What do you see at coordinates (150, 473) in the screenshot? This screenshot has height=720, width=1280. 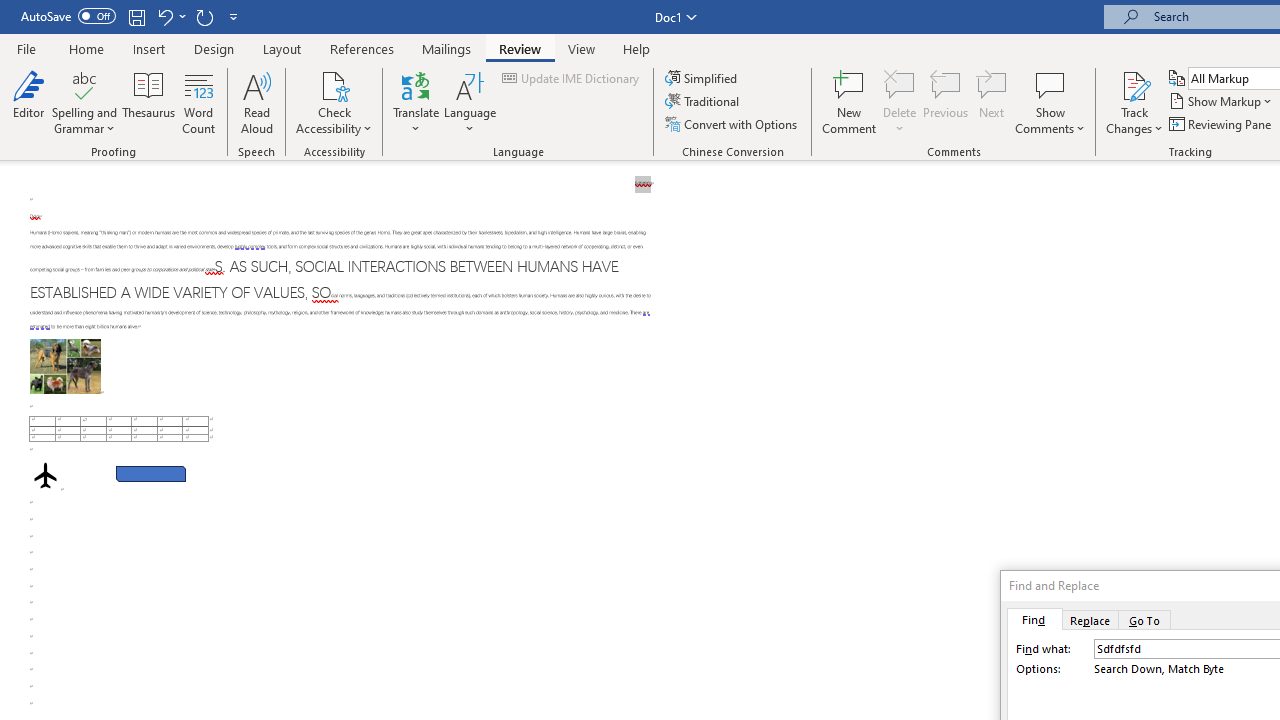 I see `'Rectangle: Diagonal Corners Snipped 2'` at bounding box center [150, 473].